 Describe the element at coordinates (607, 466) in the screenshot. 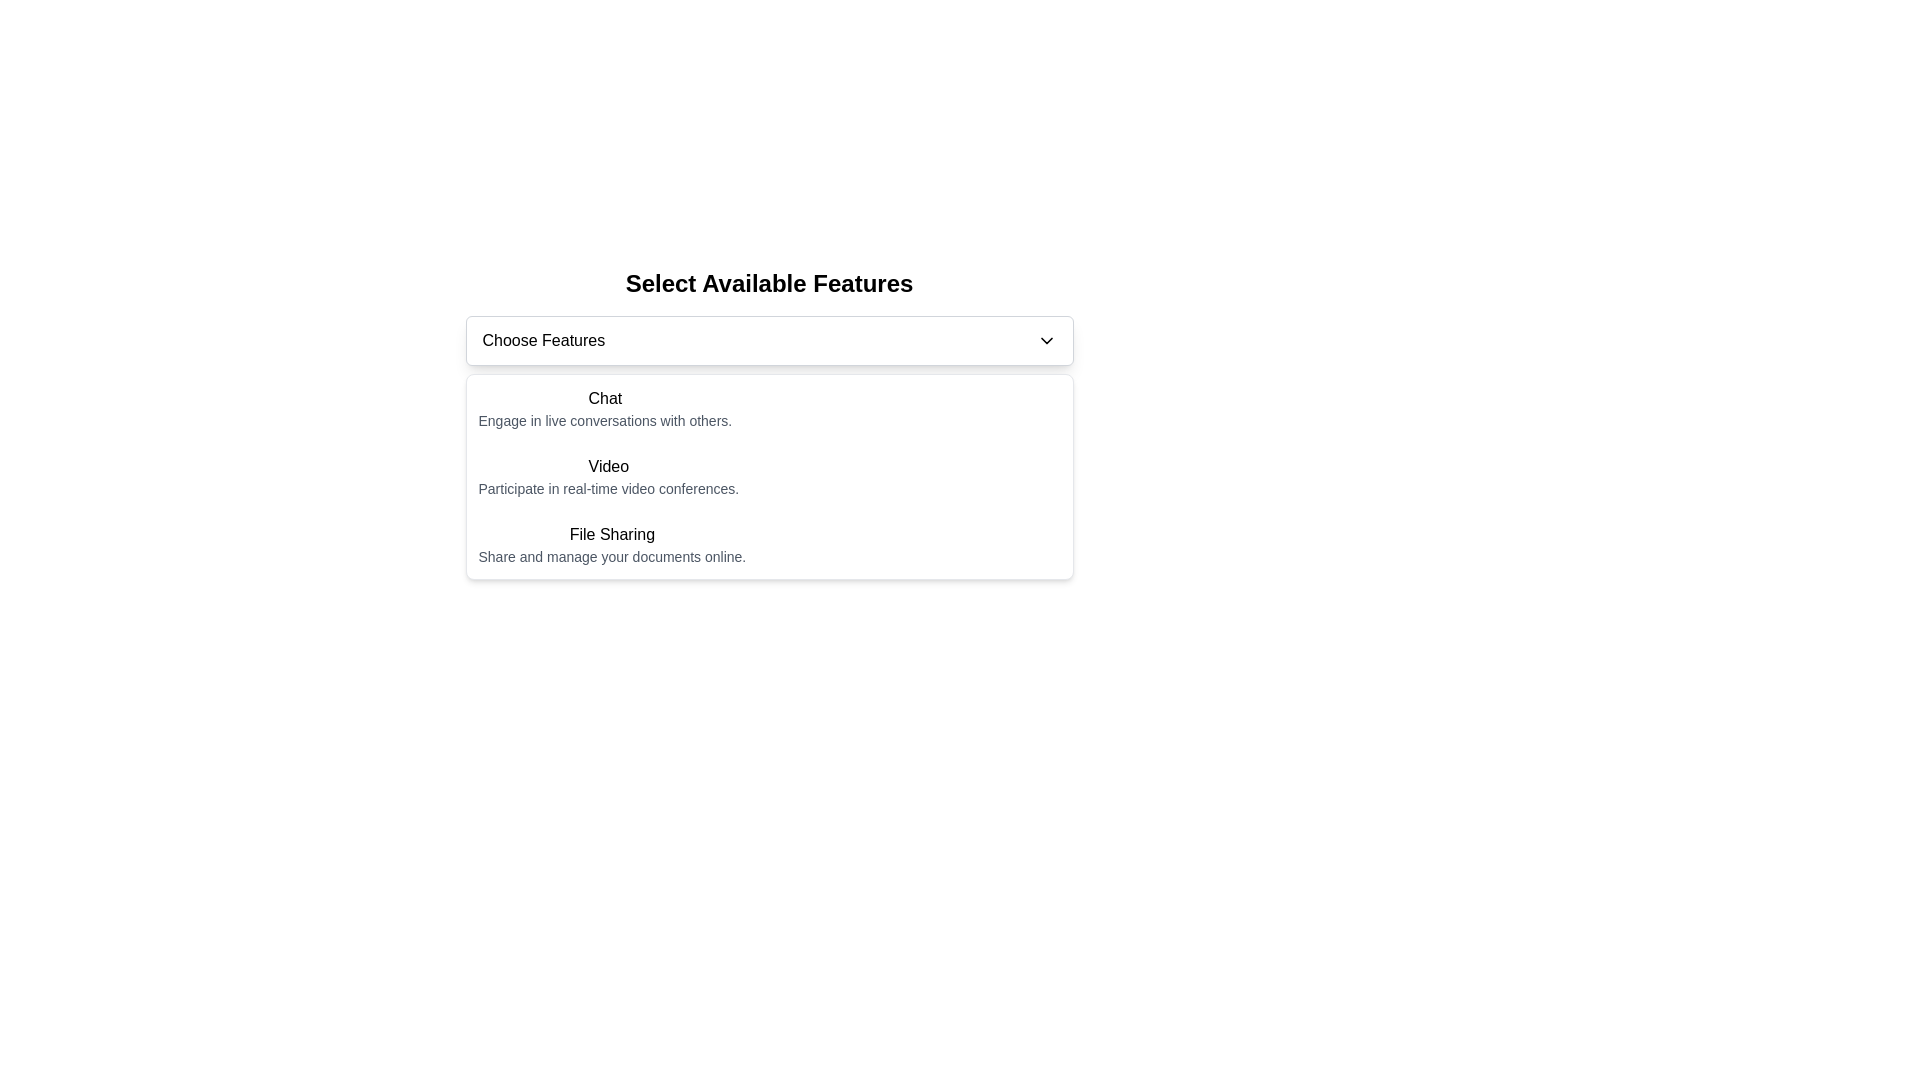

I see `the 'Video' text label, which is bold and black, located centrally in the interface, beneath 'Chat' and above 'File Sharing'` at that location.